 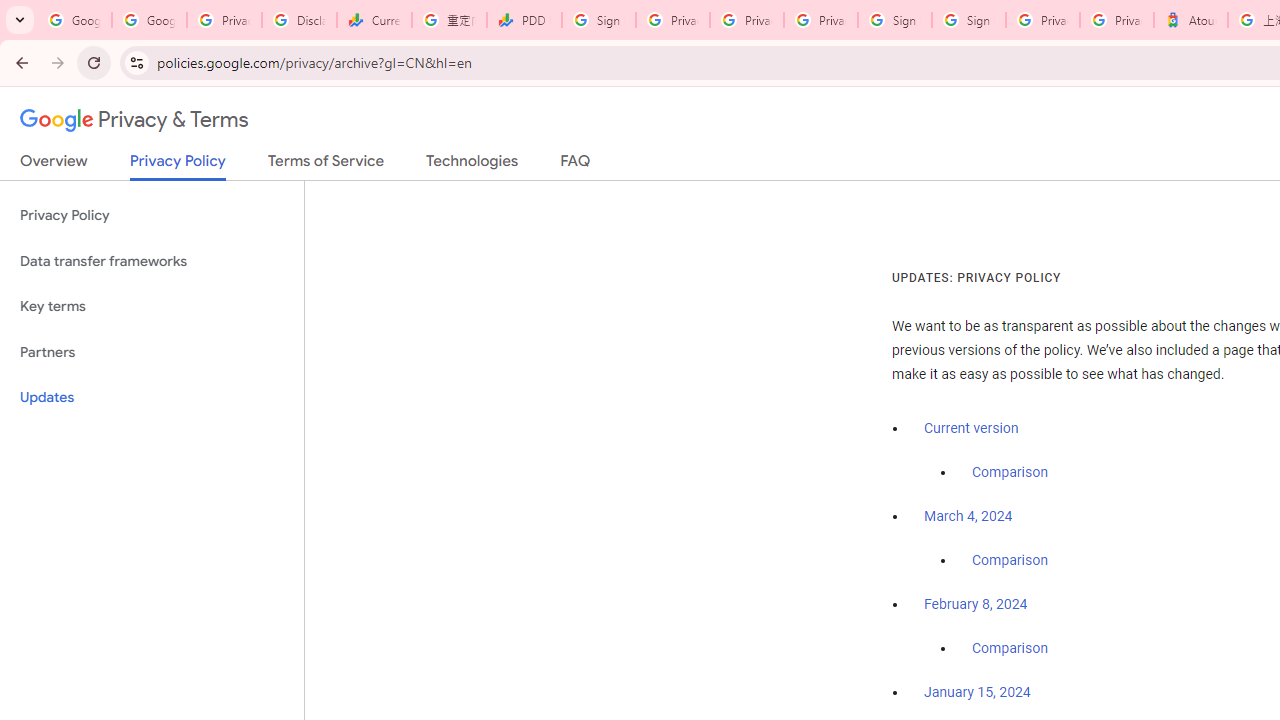 What do you see at coordinates (524, 20) in the screenshot?
I see `'PDD Holdings Inc - ADR (PDD) Price & News - Google Finance'` at bounding box center [524, 20].